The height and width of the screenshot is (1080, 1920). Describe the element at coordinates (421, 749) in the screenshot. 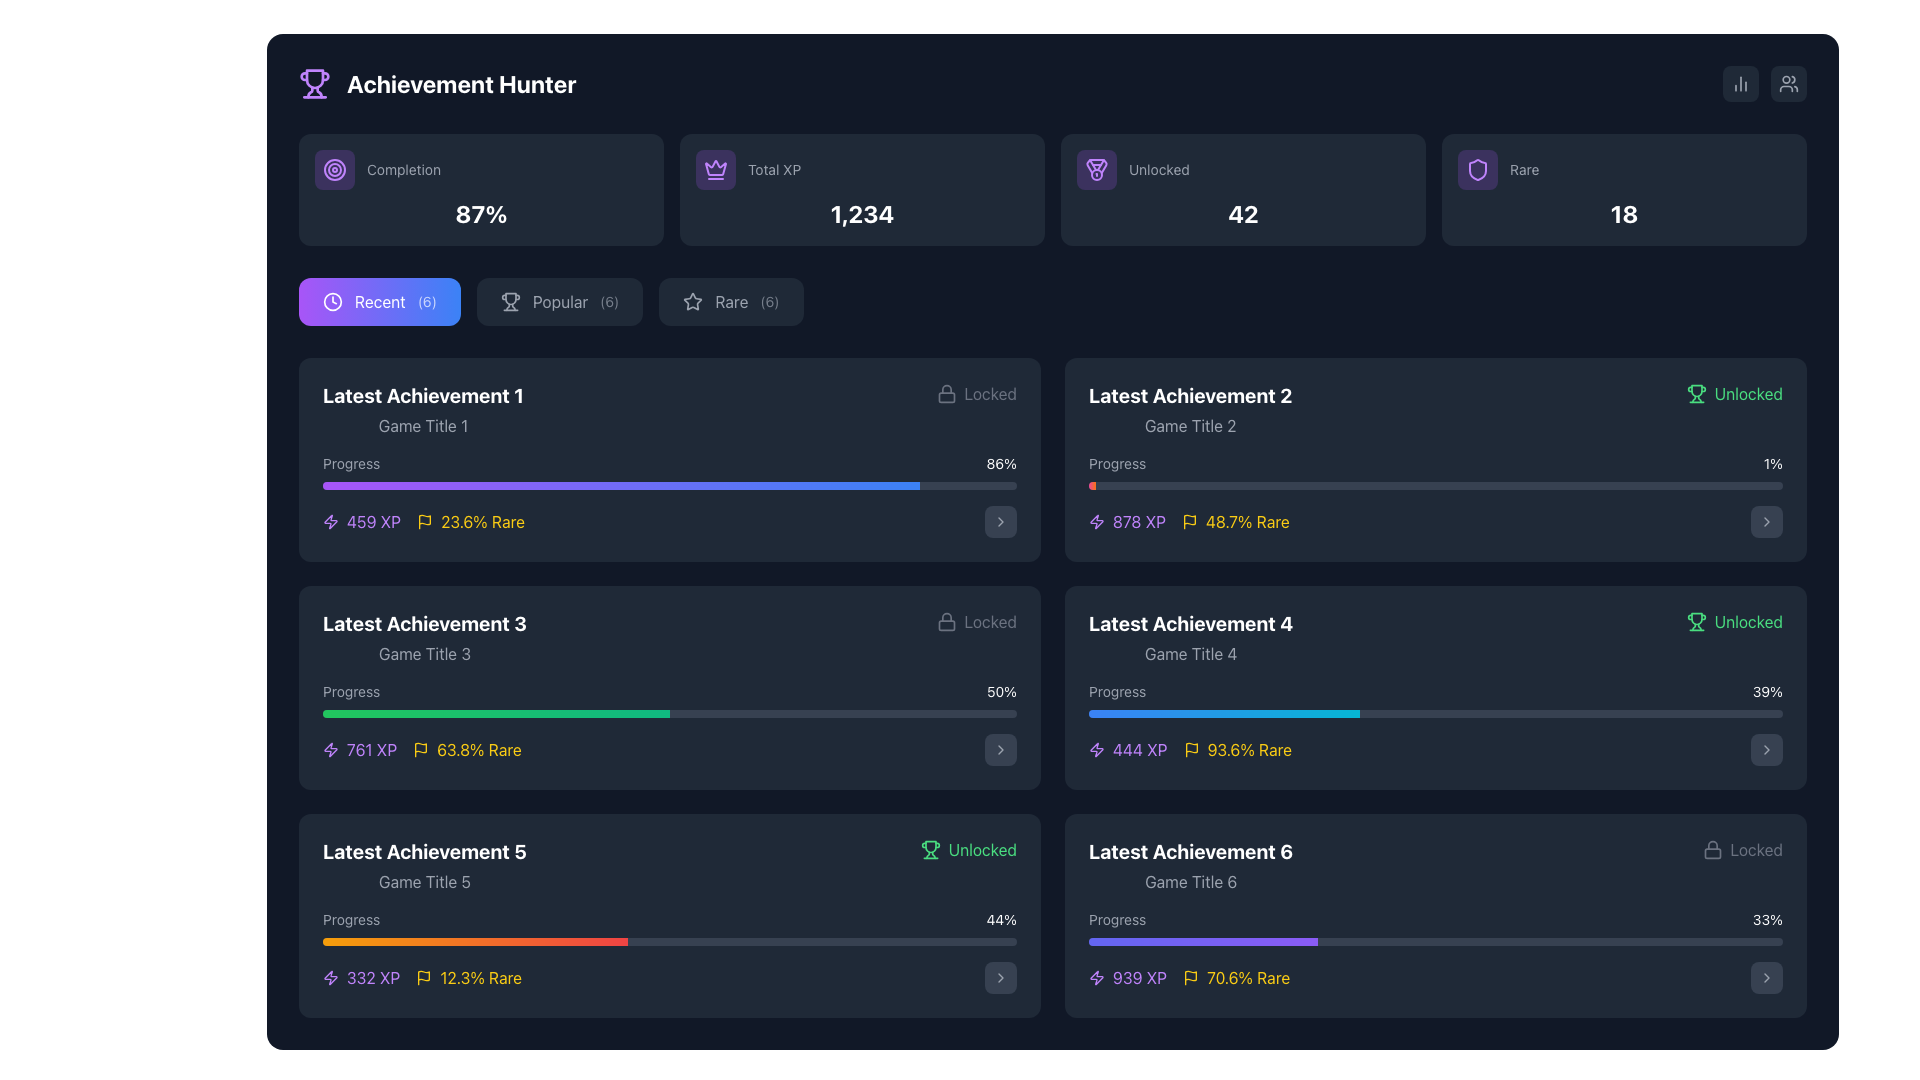

I see `the informational text indicating achievement details, which displays '761 XP' and '63.8% Rare', located in the third achievement information box in the middle column, just below the progress bar for 'Latest Achievement 3'` at that location.